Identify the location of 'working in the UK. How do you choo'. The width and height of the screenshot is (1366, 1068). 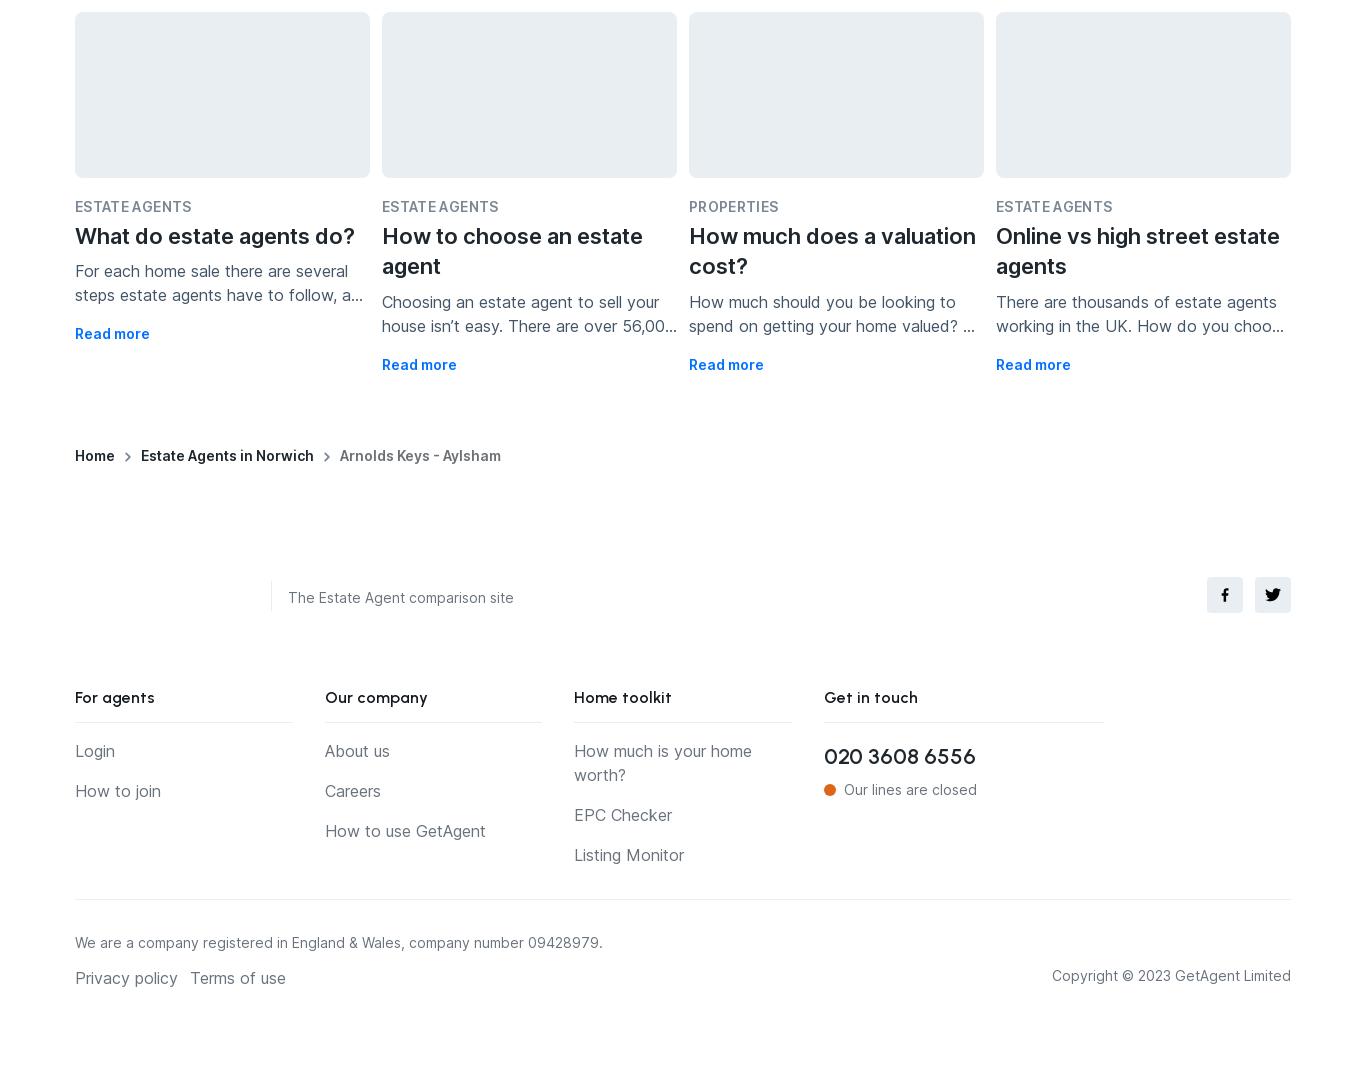
(995, 324).